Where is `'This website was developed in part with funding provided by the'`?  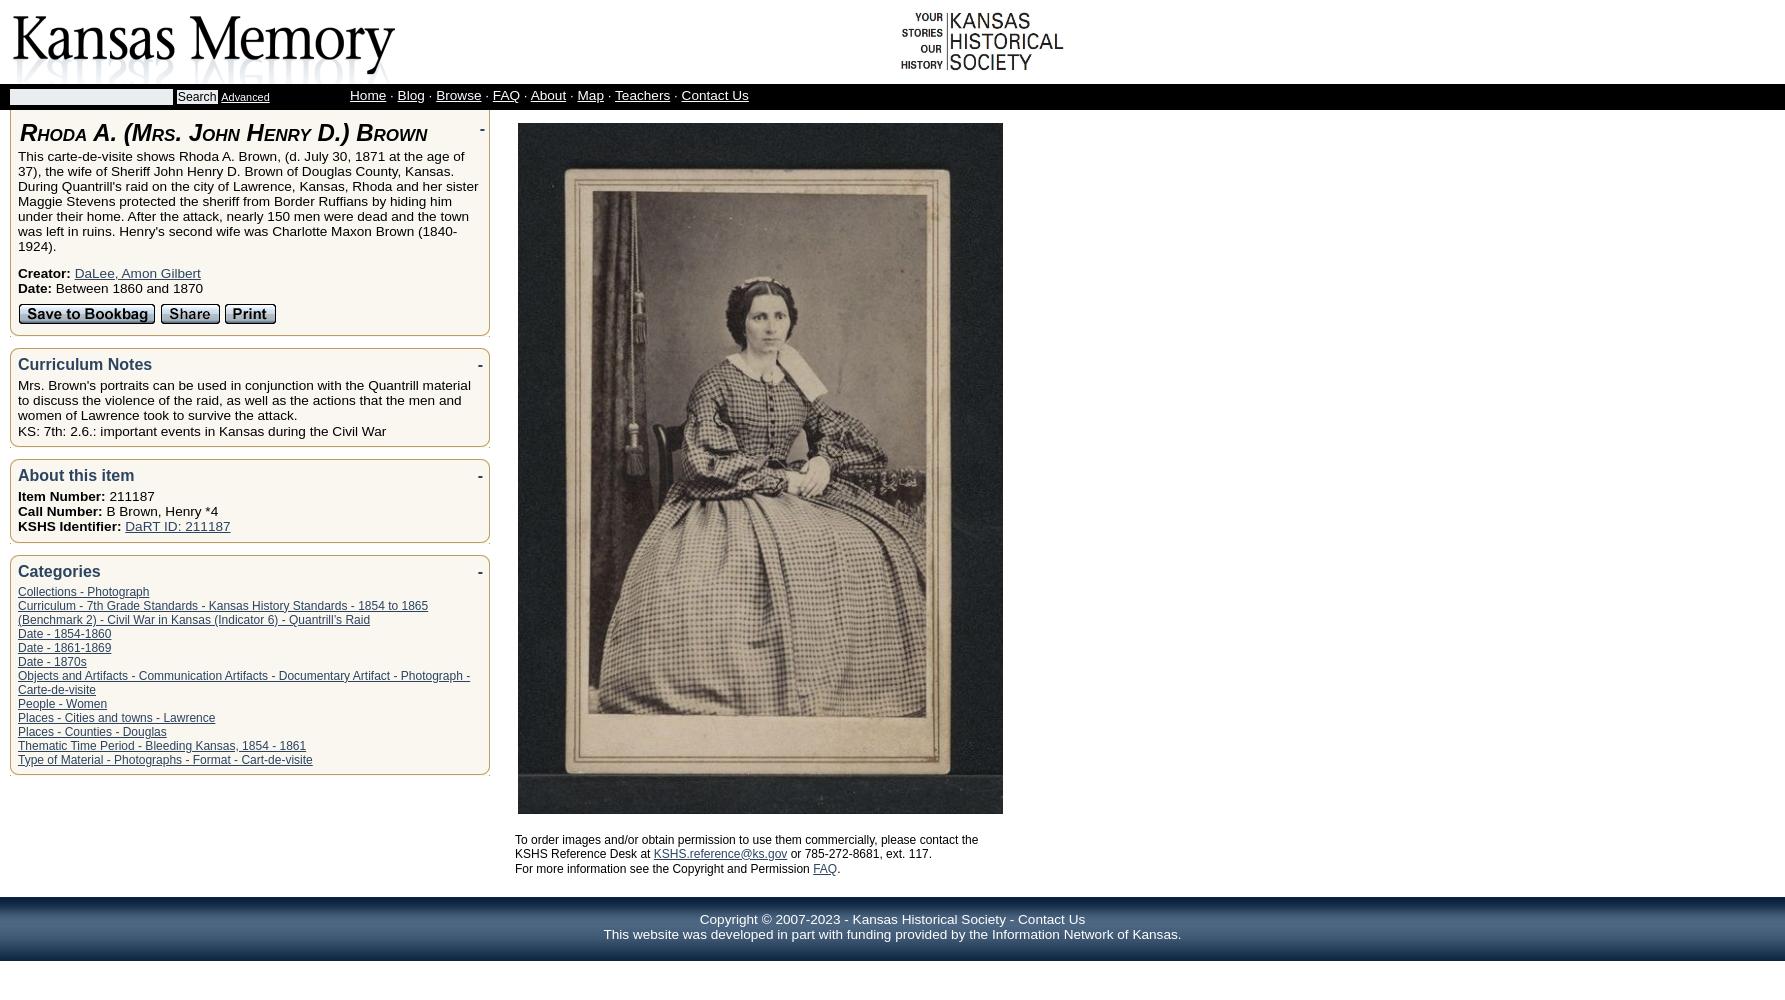 'This website was developed in part with funding provided by the' is located at coordinates (797, 934).